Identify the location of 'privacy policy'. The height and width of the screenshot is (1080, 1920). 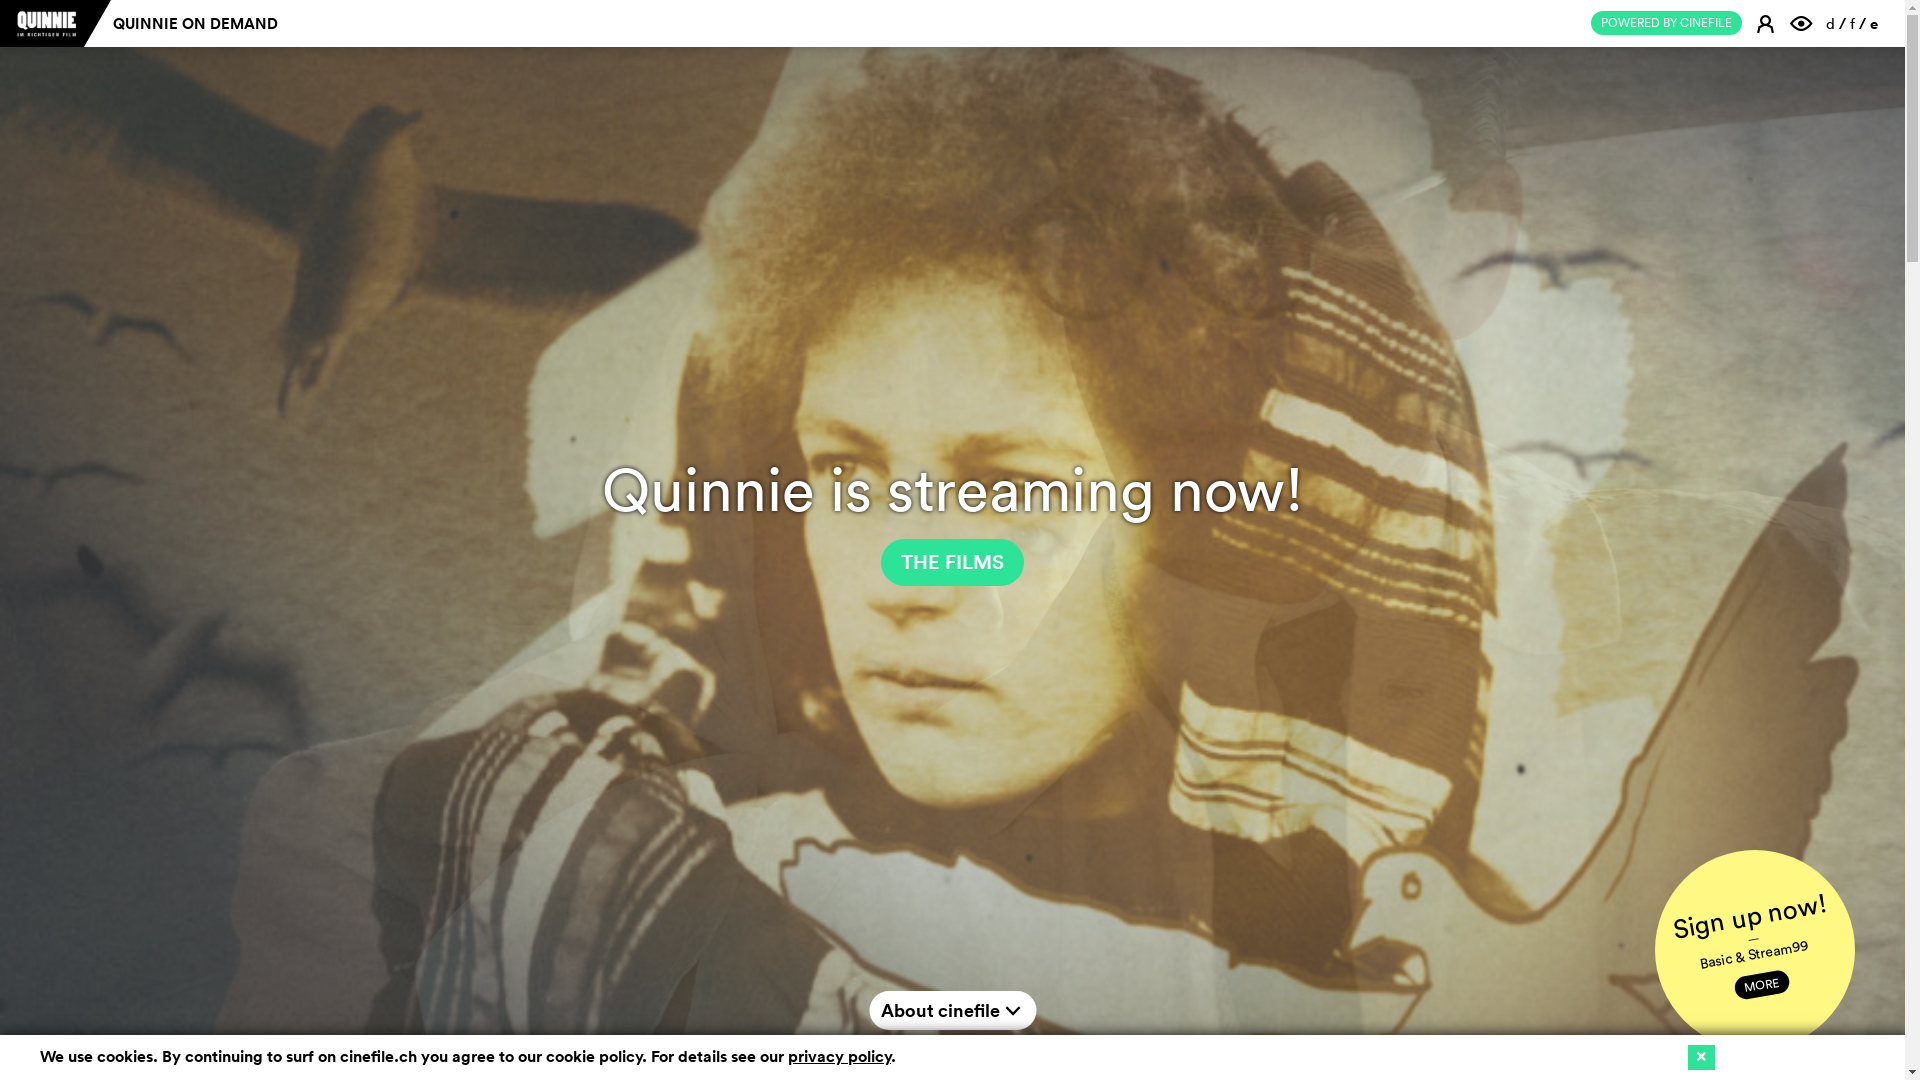
(839, 1055).